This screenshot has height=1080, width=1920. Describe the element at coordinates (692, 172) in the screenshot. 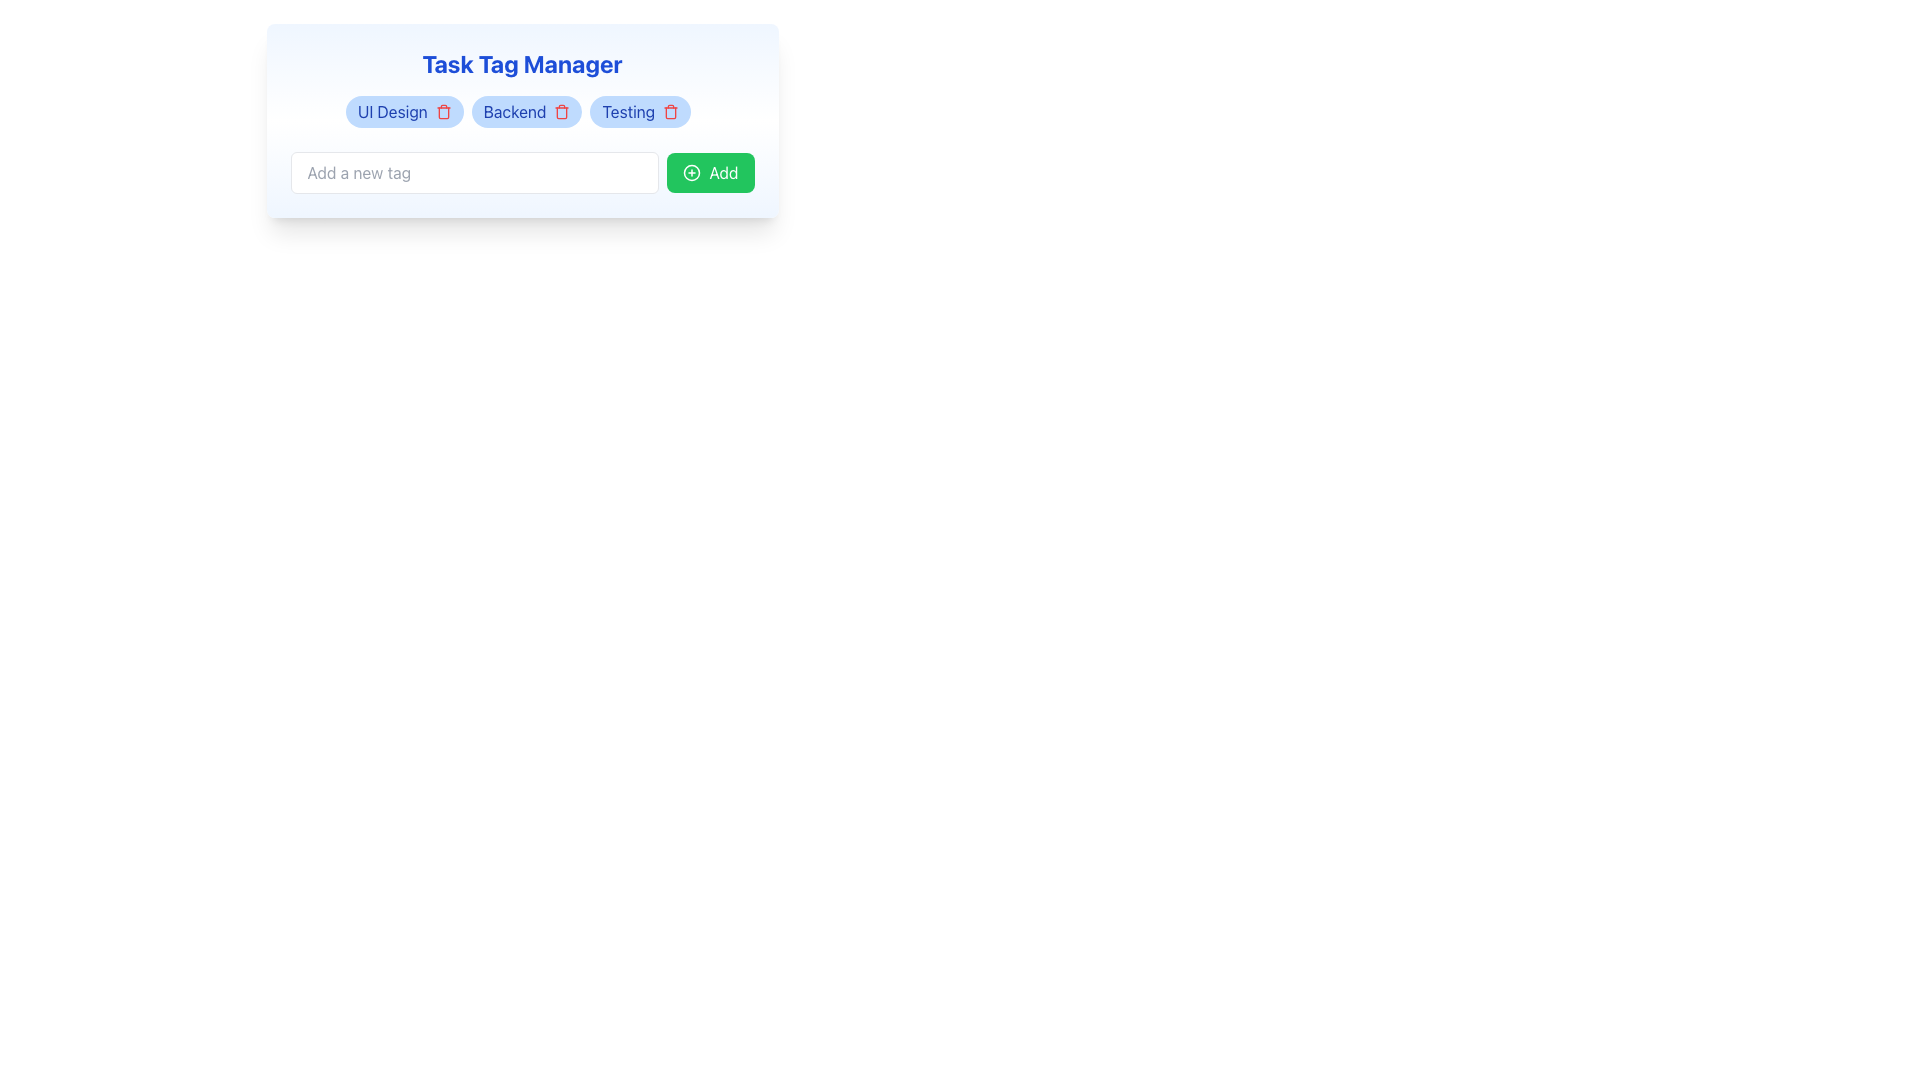

I see `the leftmost part of the green 'Add' button icon, which indicates the action of adding a new item or creating something` at that location.